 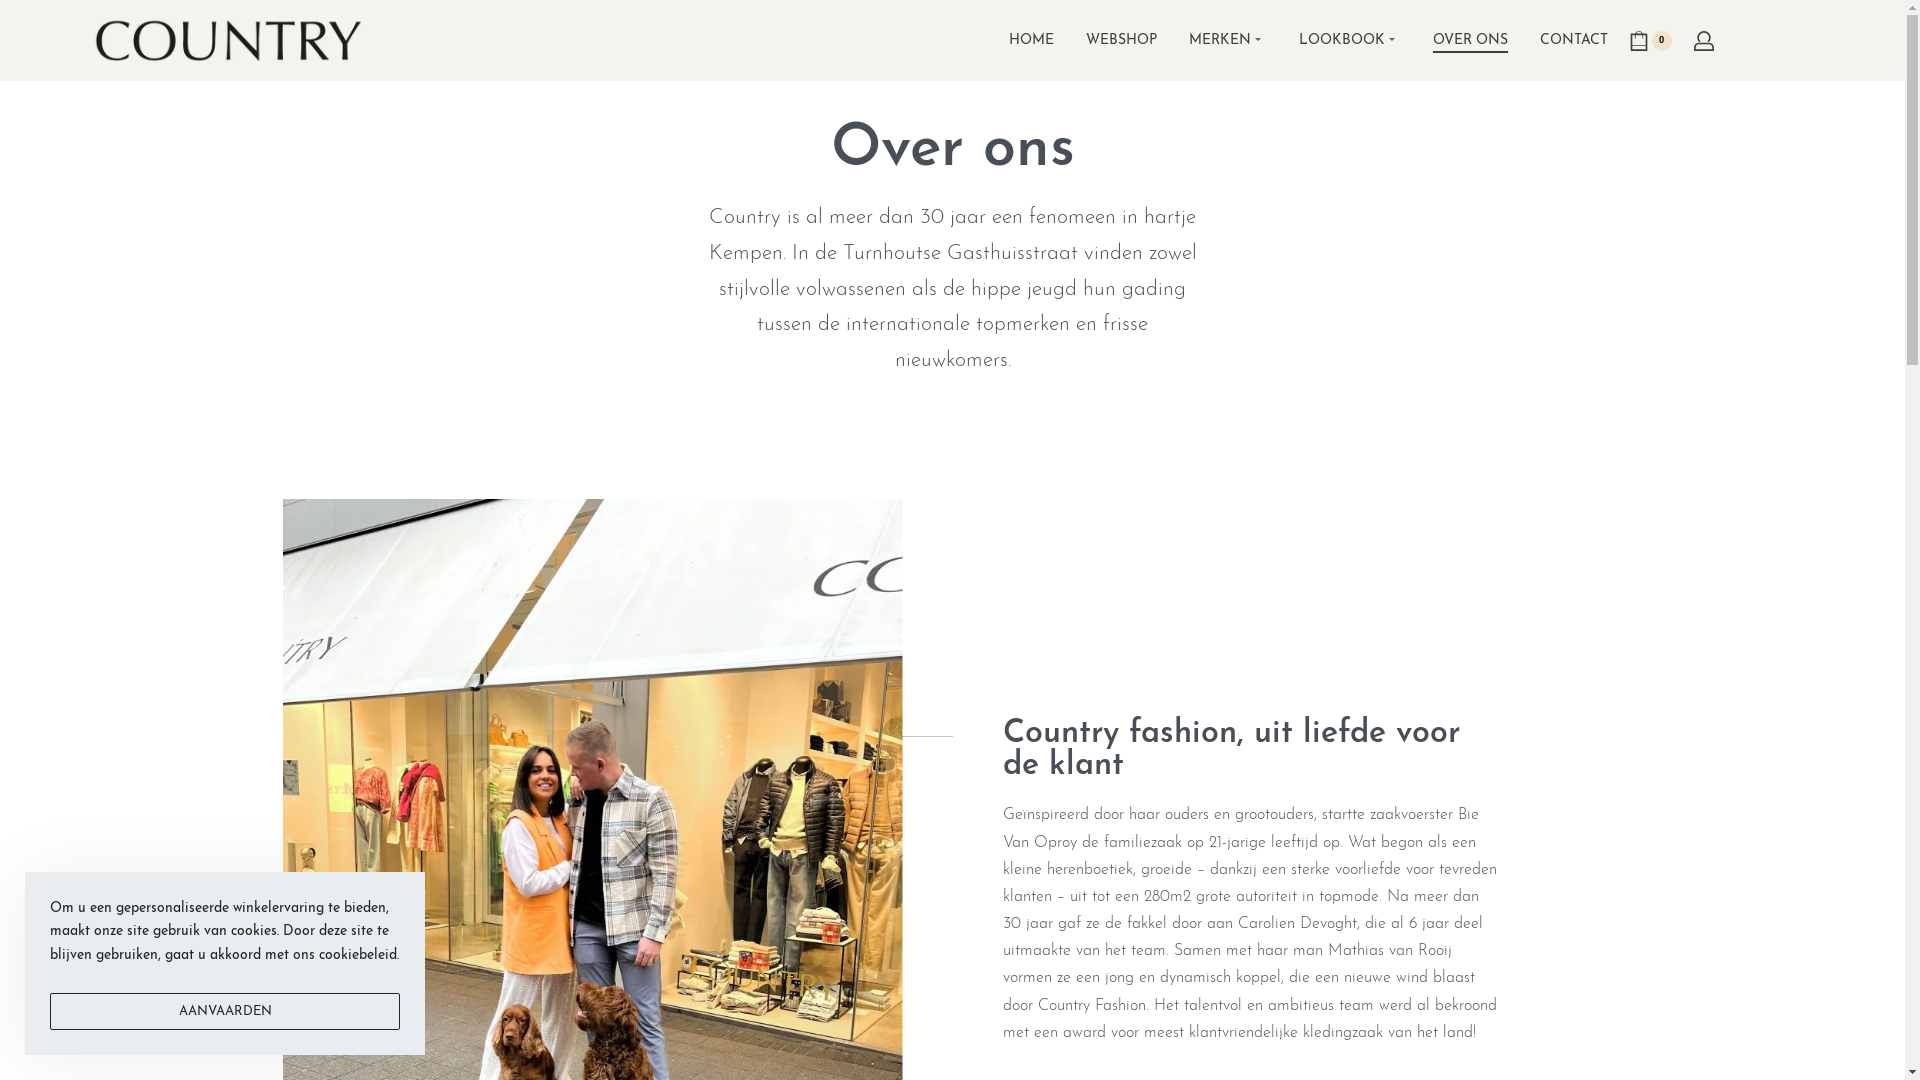 What do you see at coordinates (1650, 41) in the screenshot?
I see `'0'` at bounding box center [1650, 41].